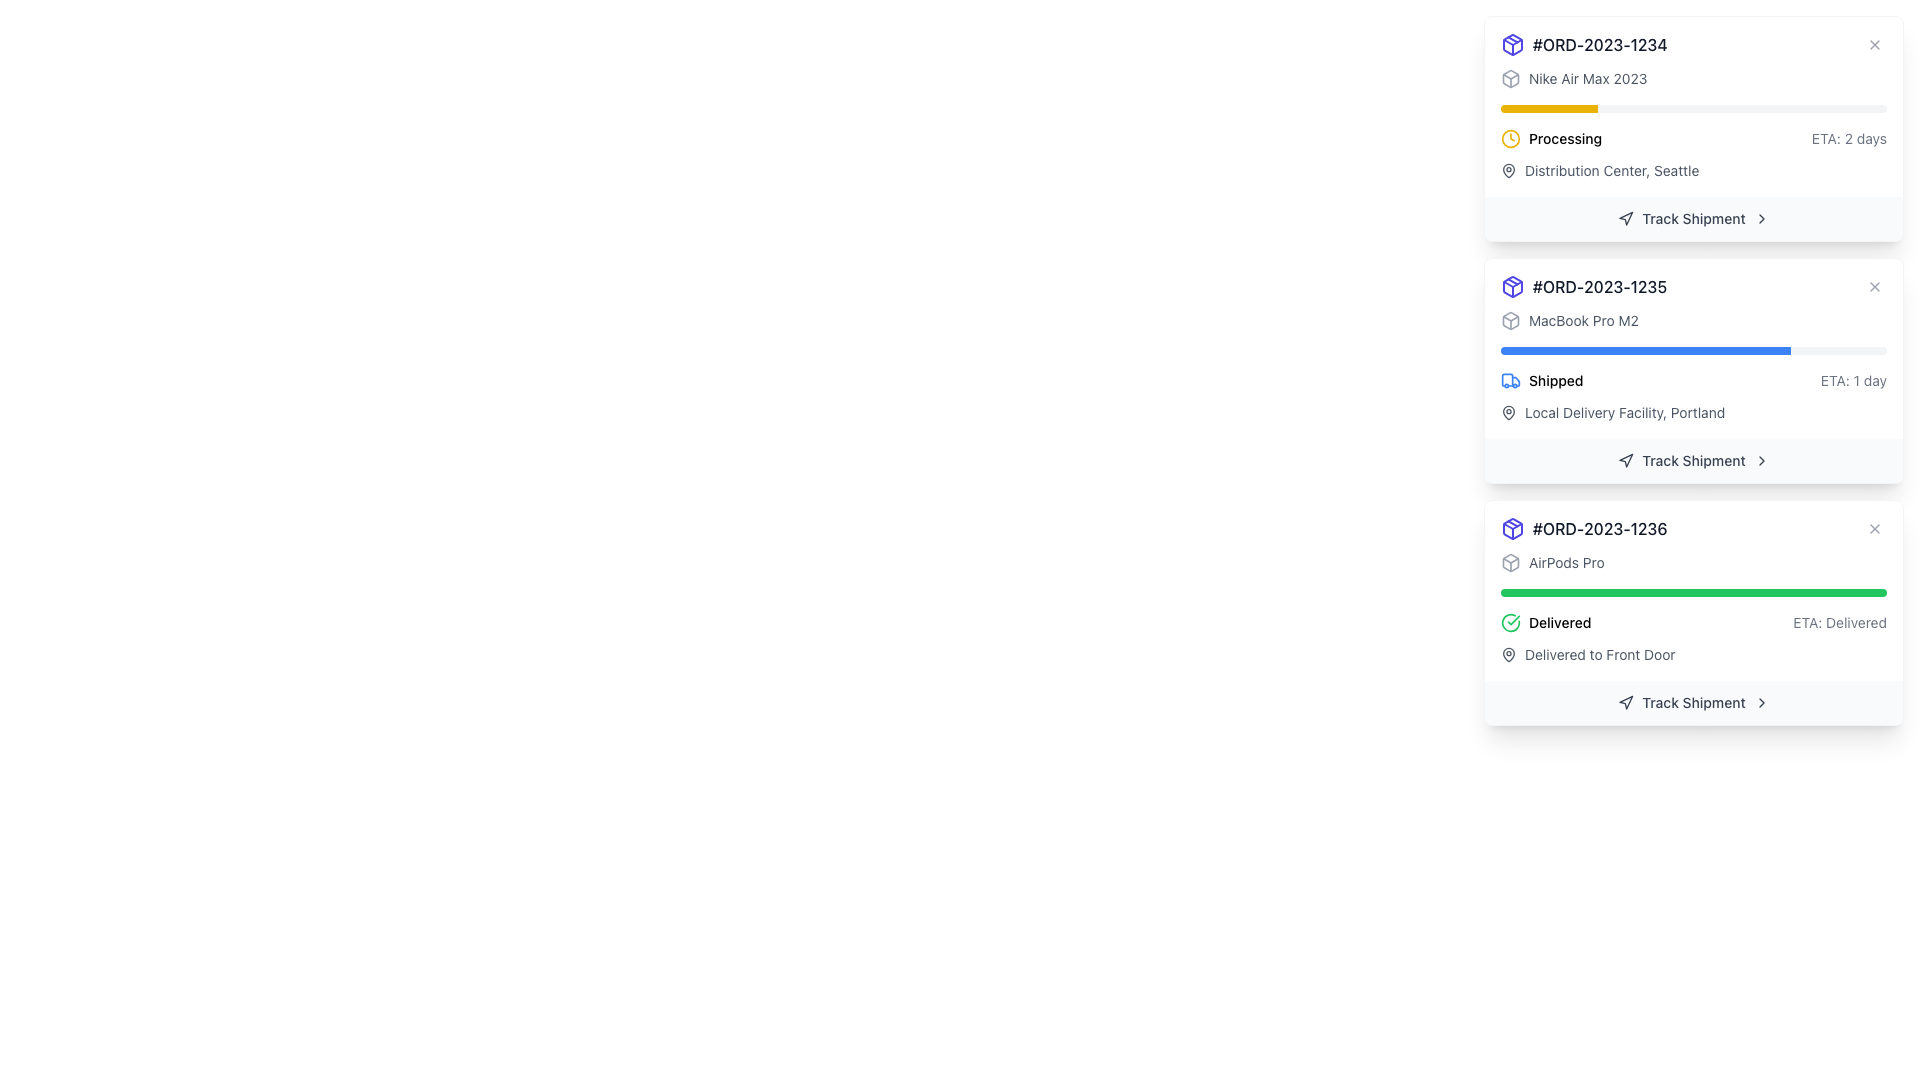 Image resolution: width=1920 pixels, height=1080 pixels. I want to click on the text label displaying the order number '#ORD-2023-1234', which is styled with a medium-weight font and gray color, located at the top-left corner of the order details card, so click(1600, 45).